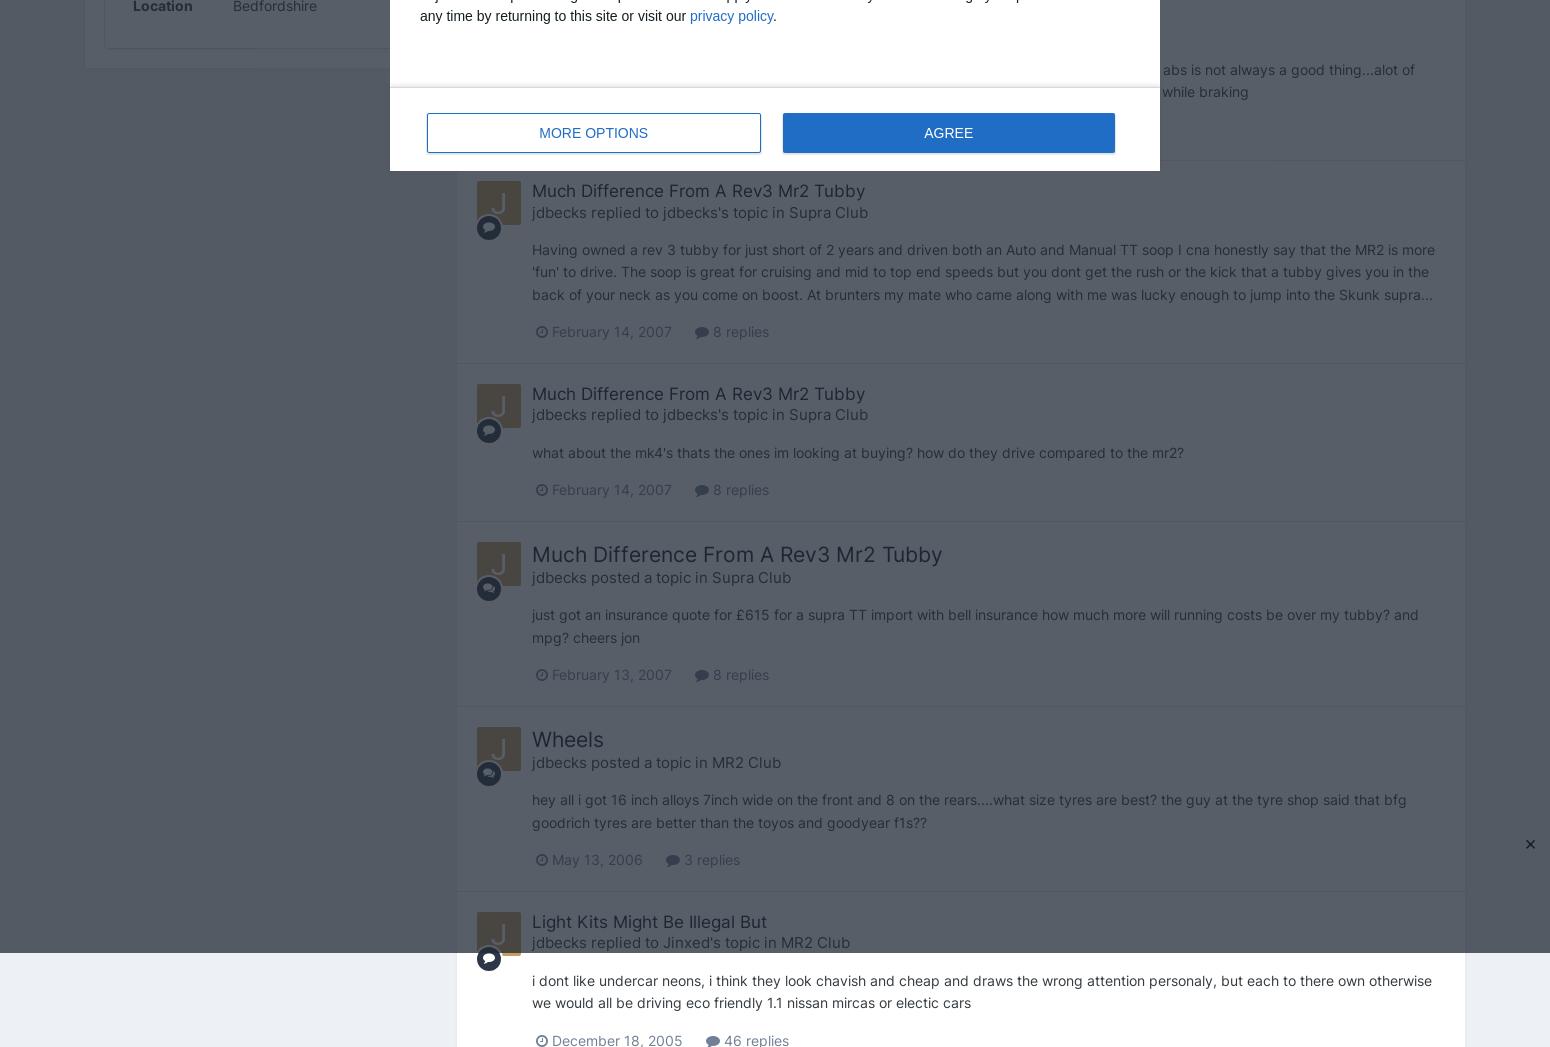 This screenshot has width=1550, height=1047. What do you see at coordinates (684, 942) in the screenshot?
I see `'Jinxed'` at bounding box center [684, 942].